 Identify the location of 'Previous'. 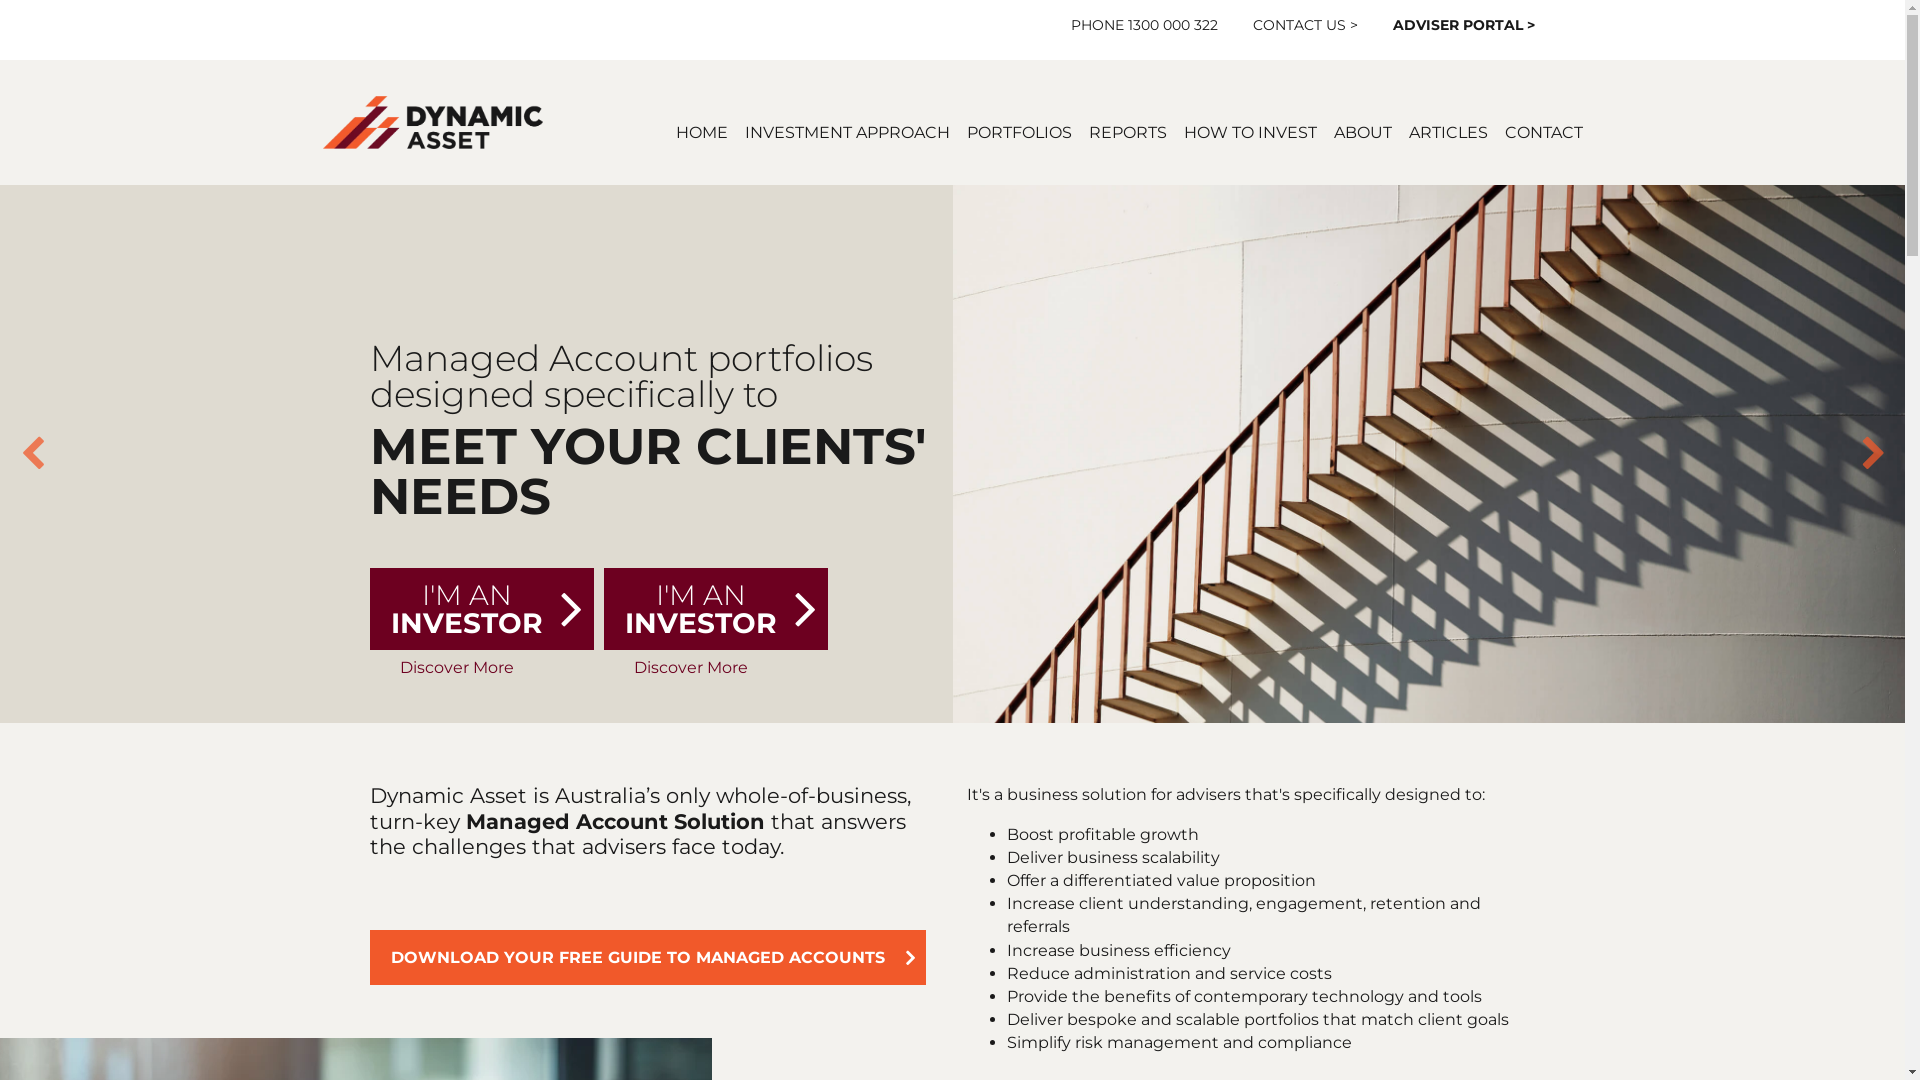
(32, 454).